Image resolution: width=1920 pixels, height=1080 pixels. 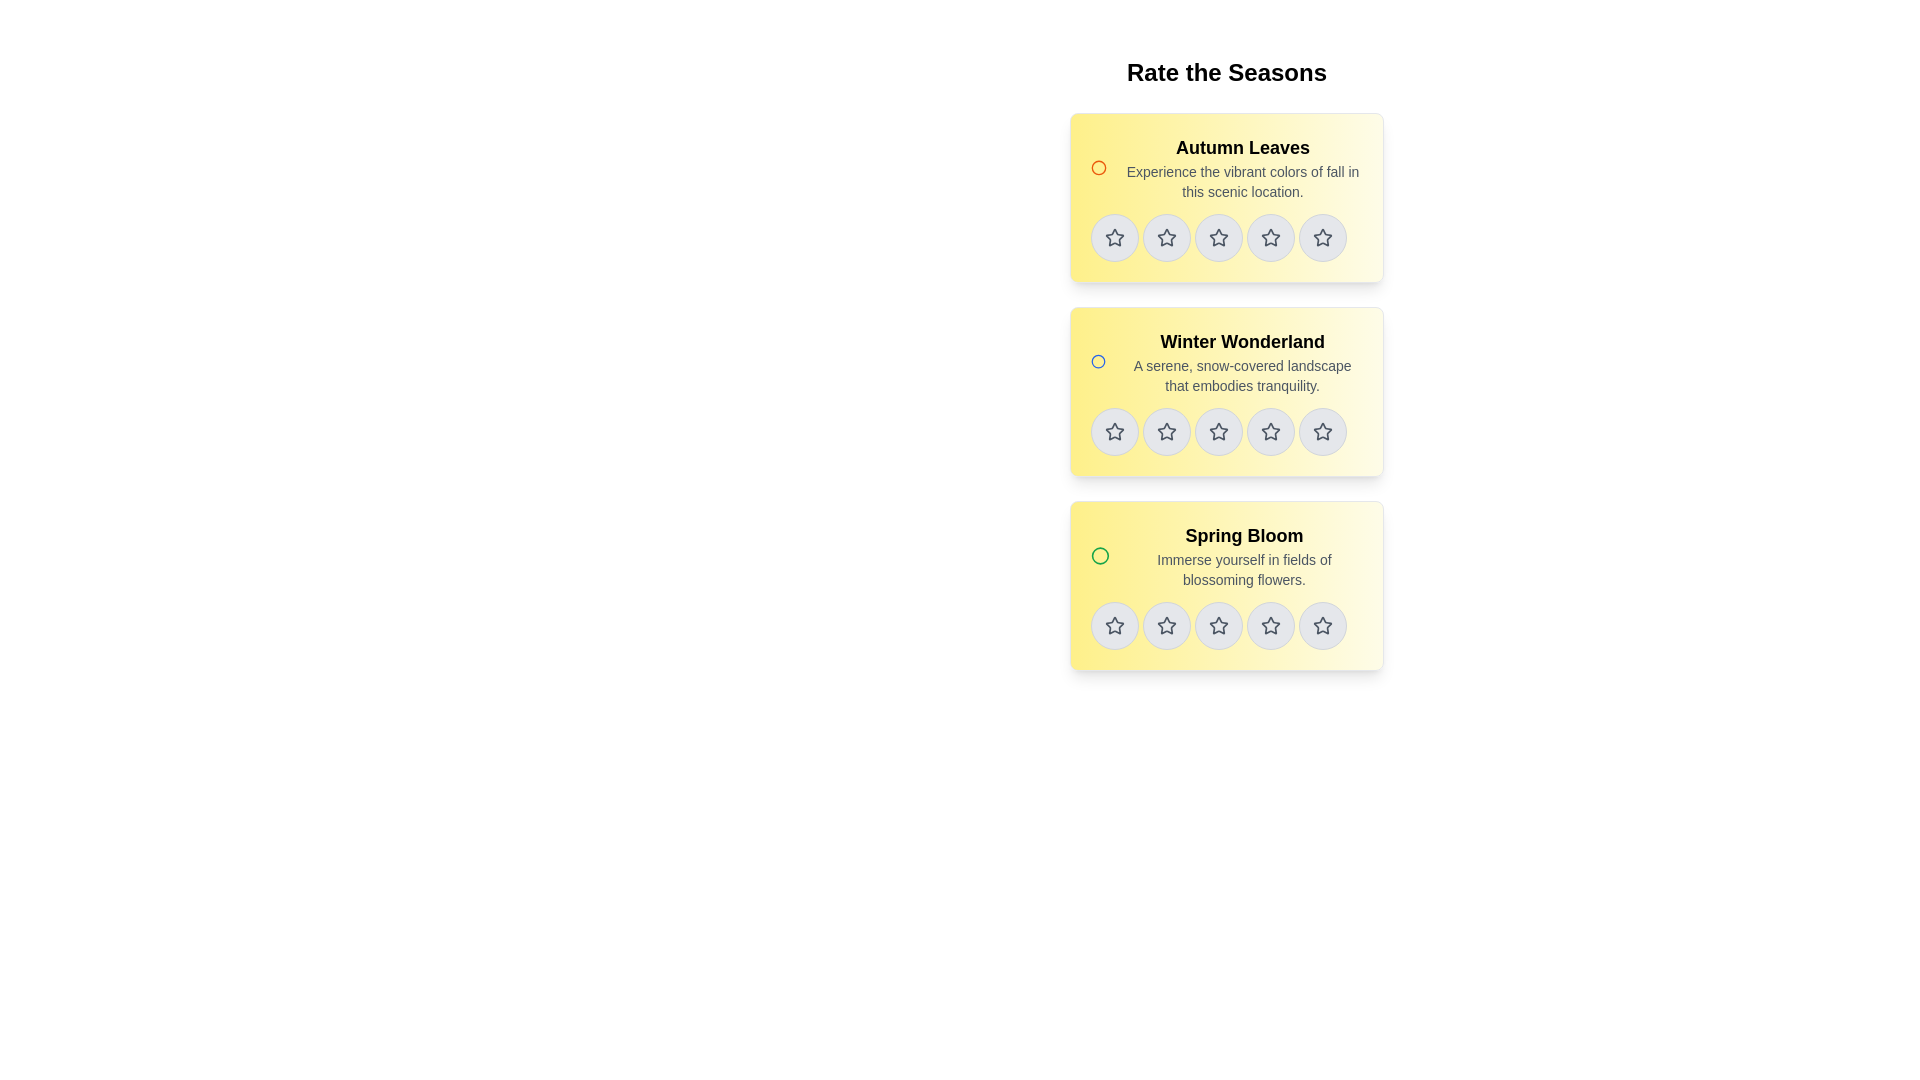 I want to click on the fourth star in the horizontal row of five rating stars located in the 'Winter Wonderland' section, so click(x=1270, y=431).